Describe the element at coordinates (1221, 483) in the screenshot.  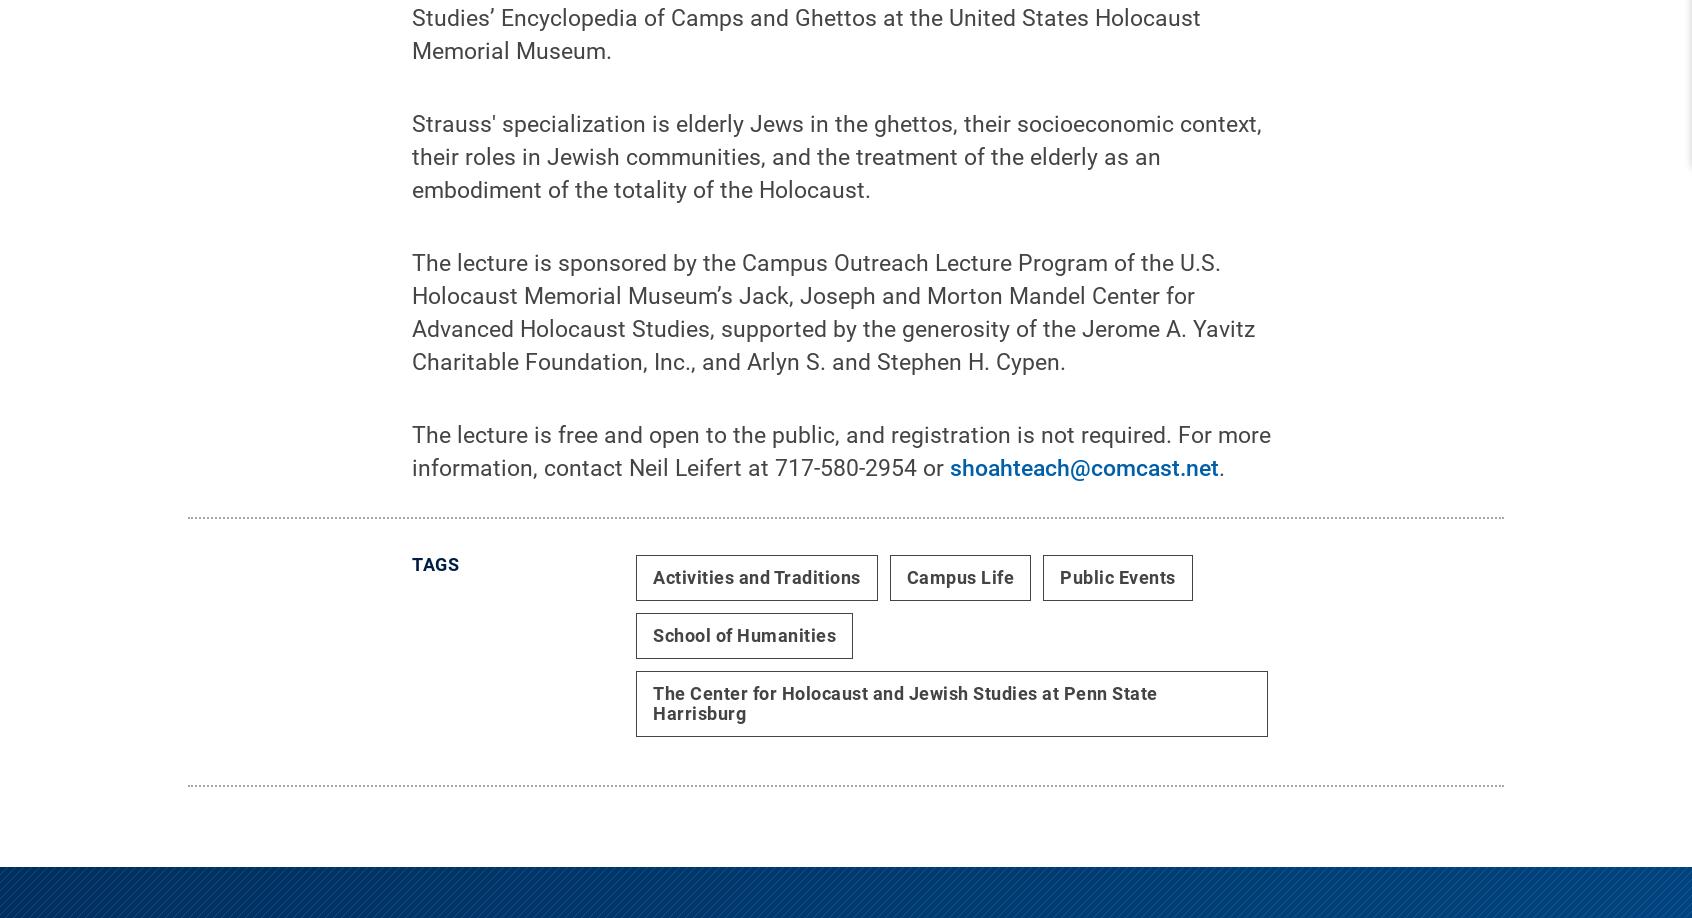
I see `'.'` at that location.